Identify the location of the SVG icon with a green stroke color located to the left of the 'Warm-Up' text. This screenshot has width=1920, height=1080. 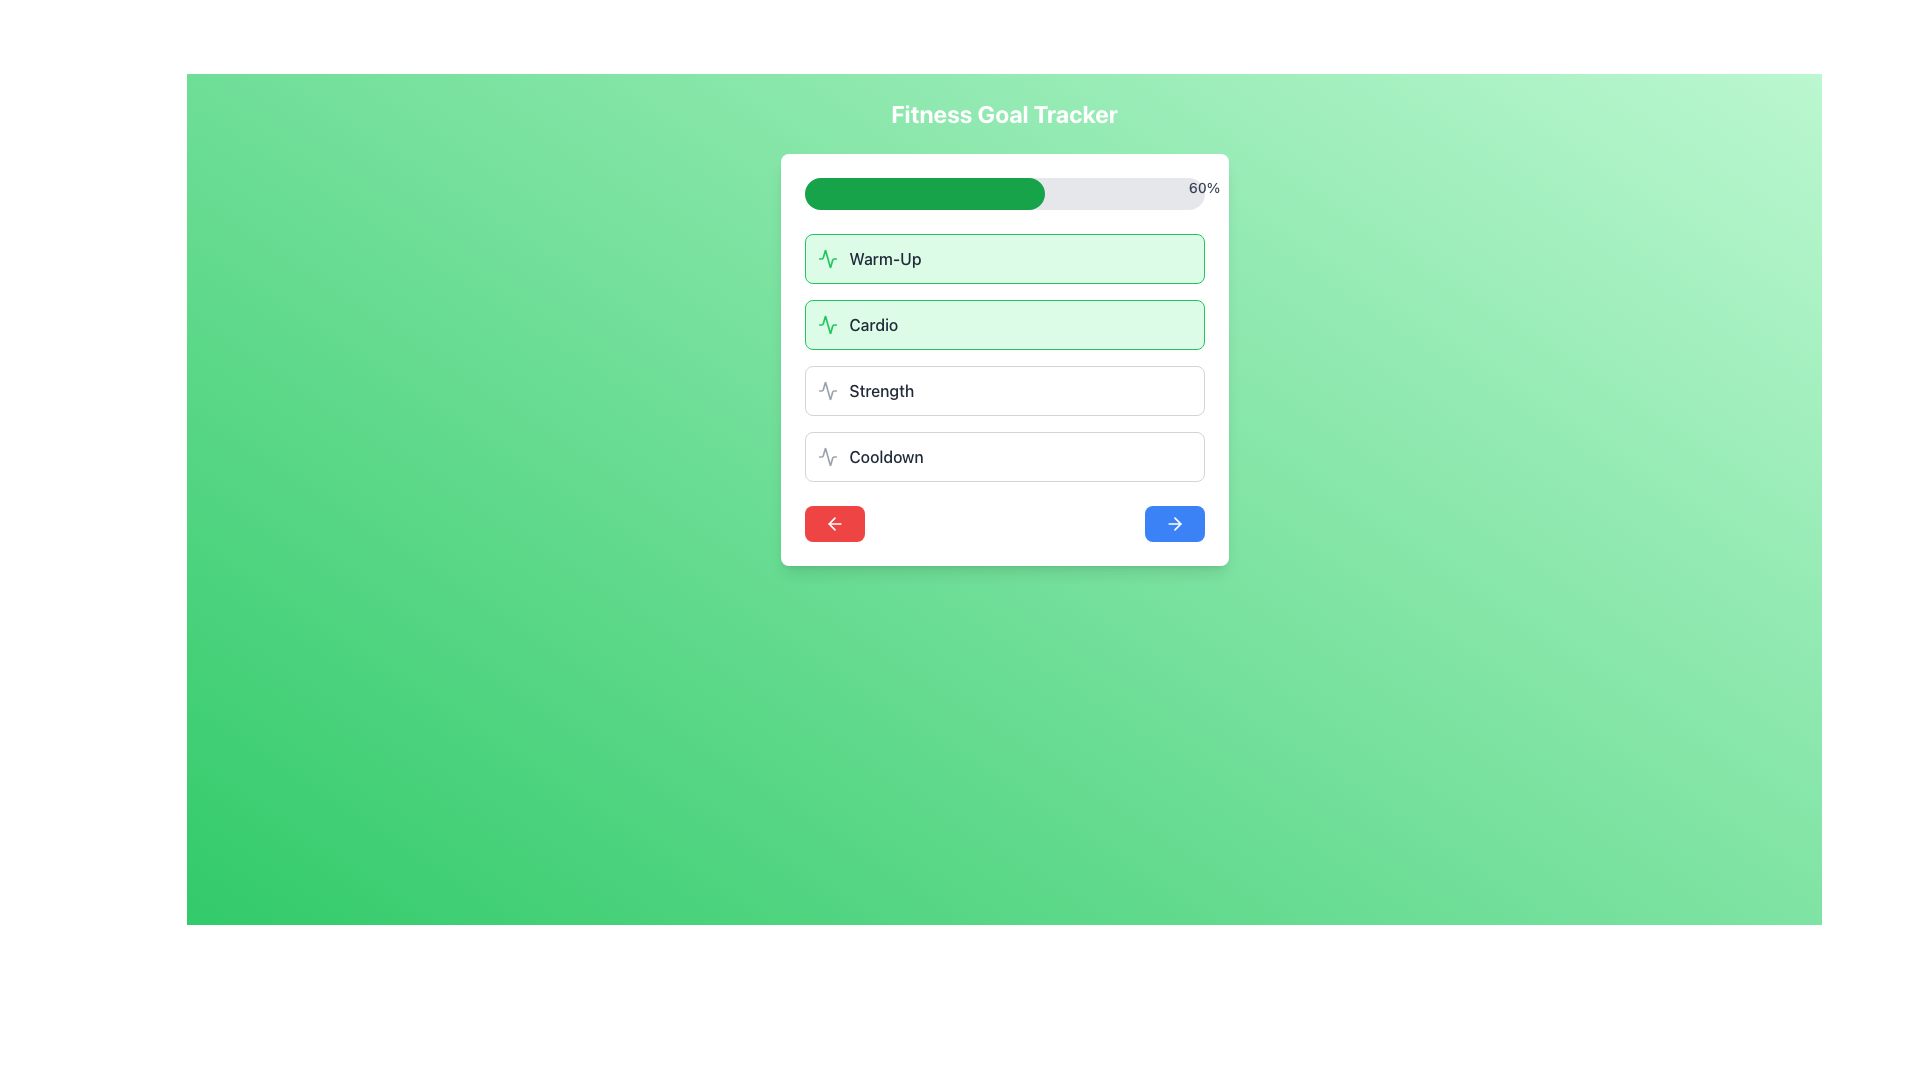
(827, 257).